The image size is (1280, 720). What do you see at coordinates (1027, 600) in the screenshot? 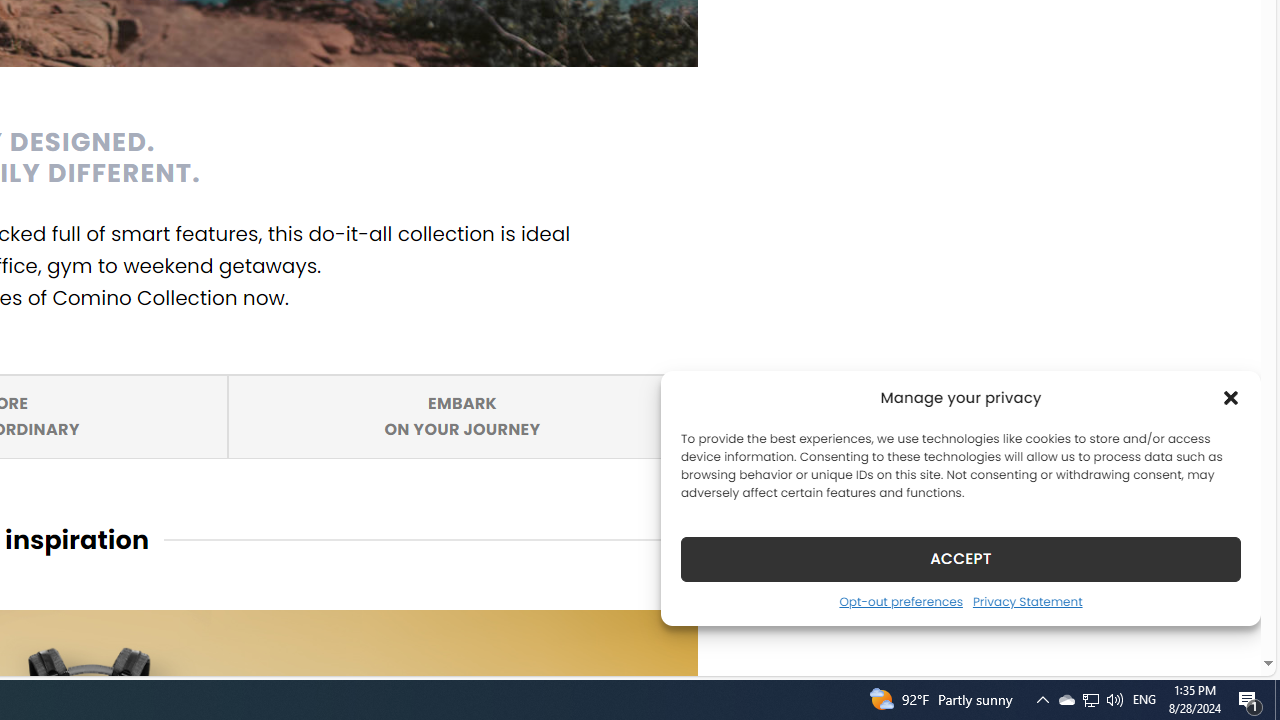
I see `'Privacy Statement'` at bounding box center [1027, 600].